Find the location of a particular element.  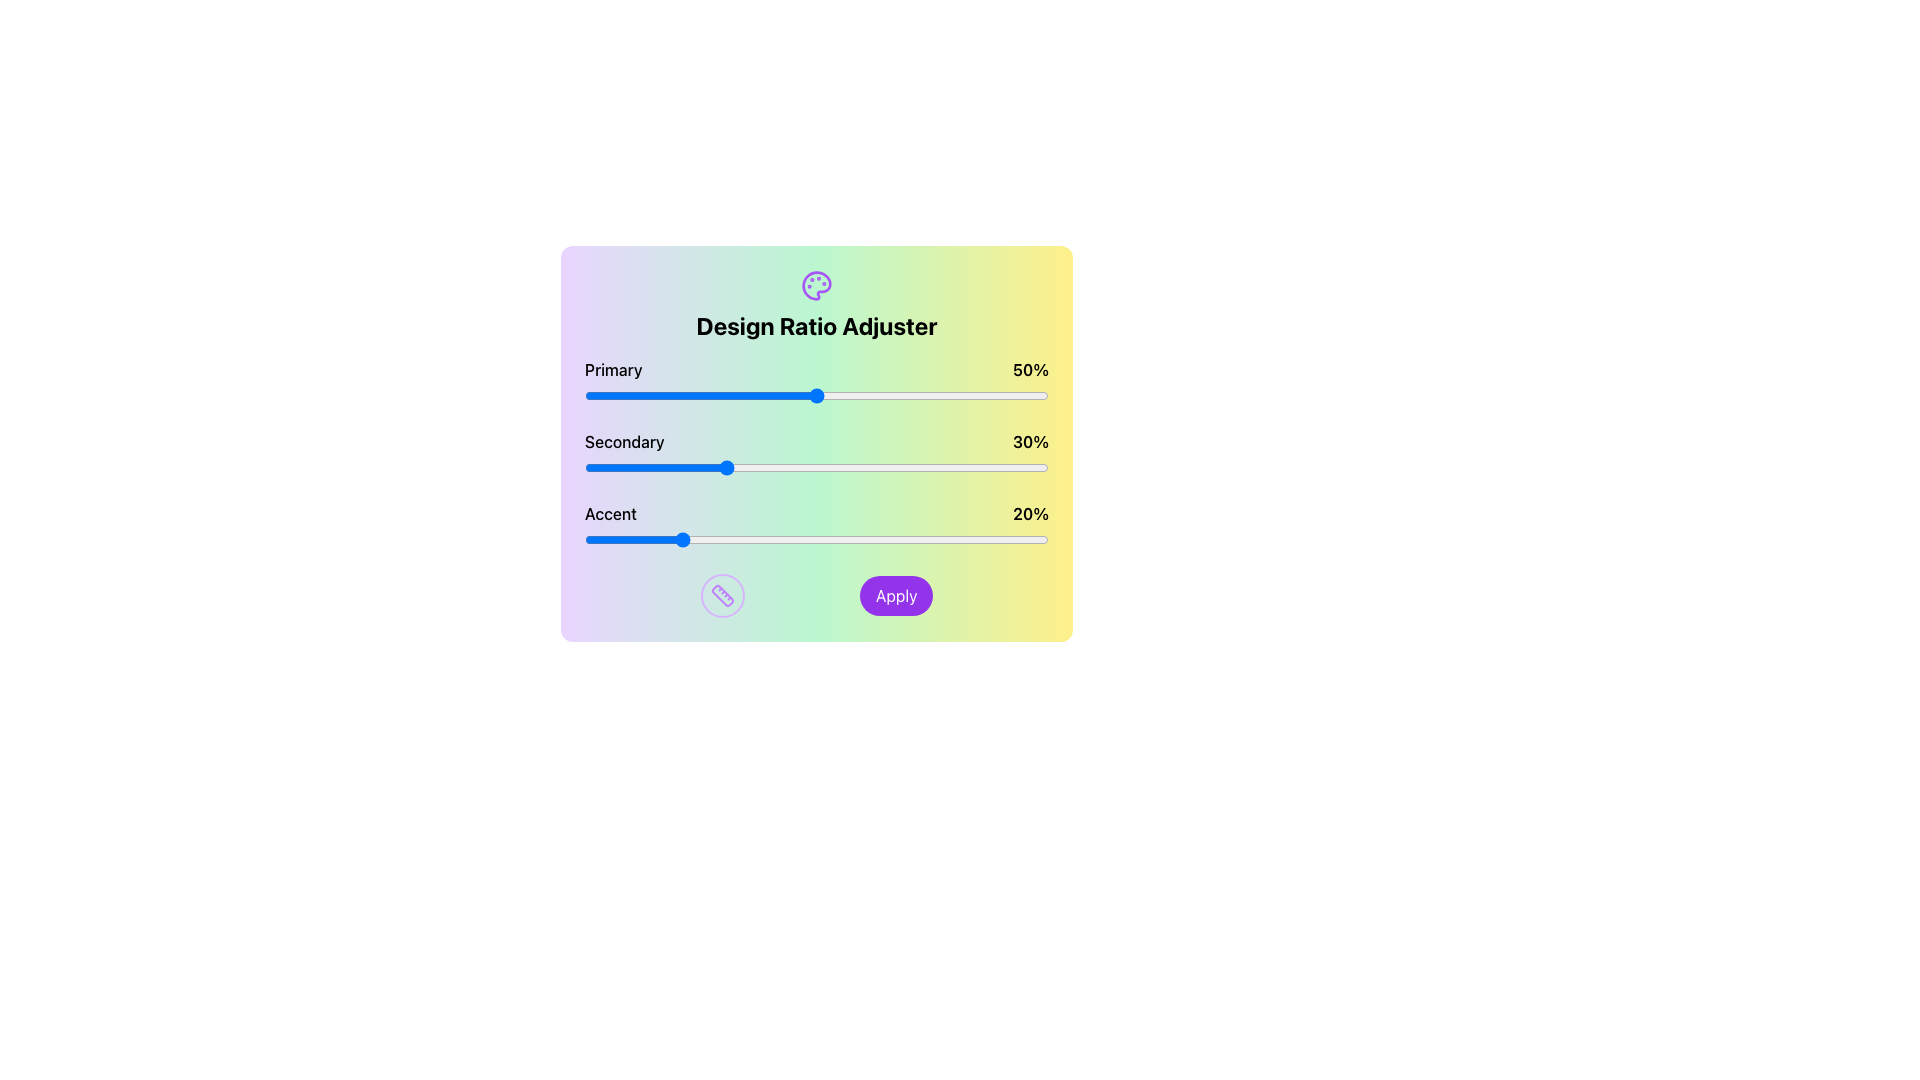

current percentage value displayed as '50%' on the text element that represents the state of the 'Primary' slider is located at coordinates (1031, 370).